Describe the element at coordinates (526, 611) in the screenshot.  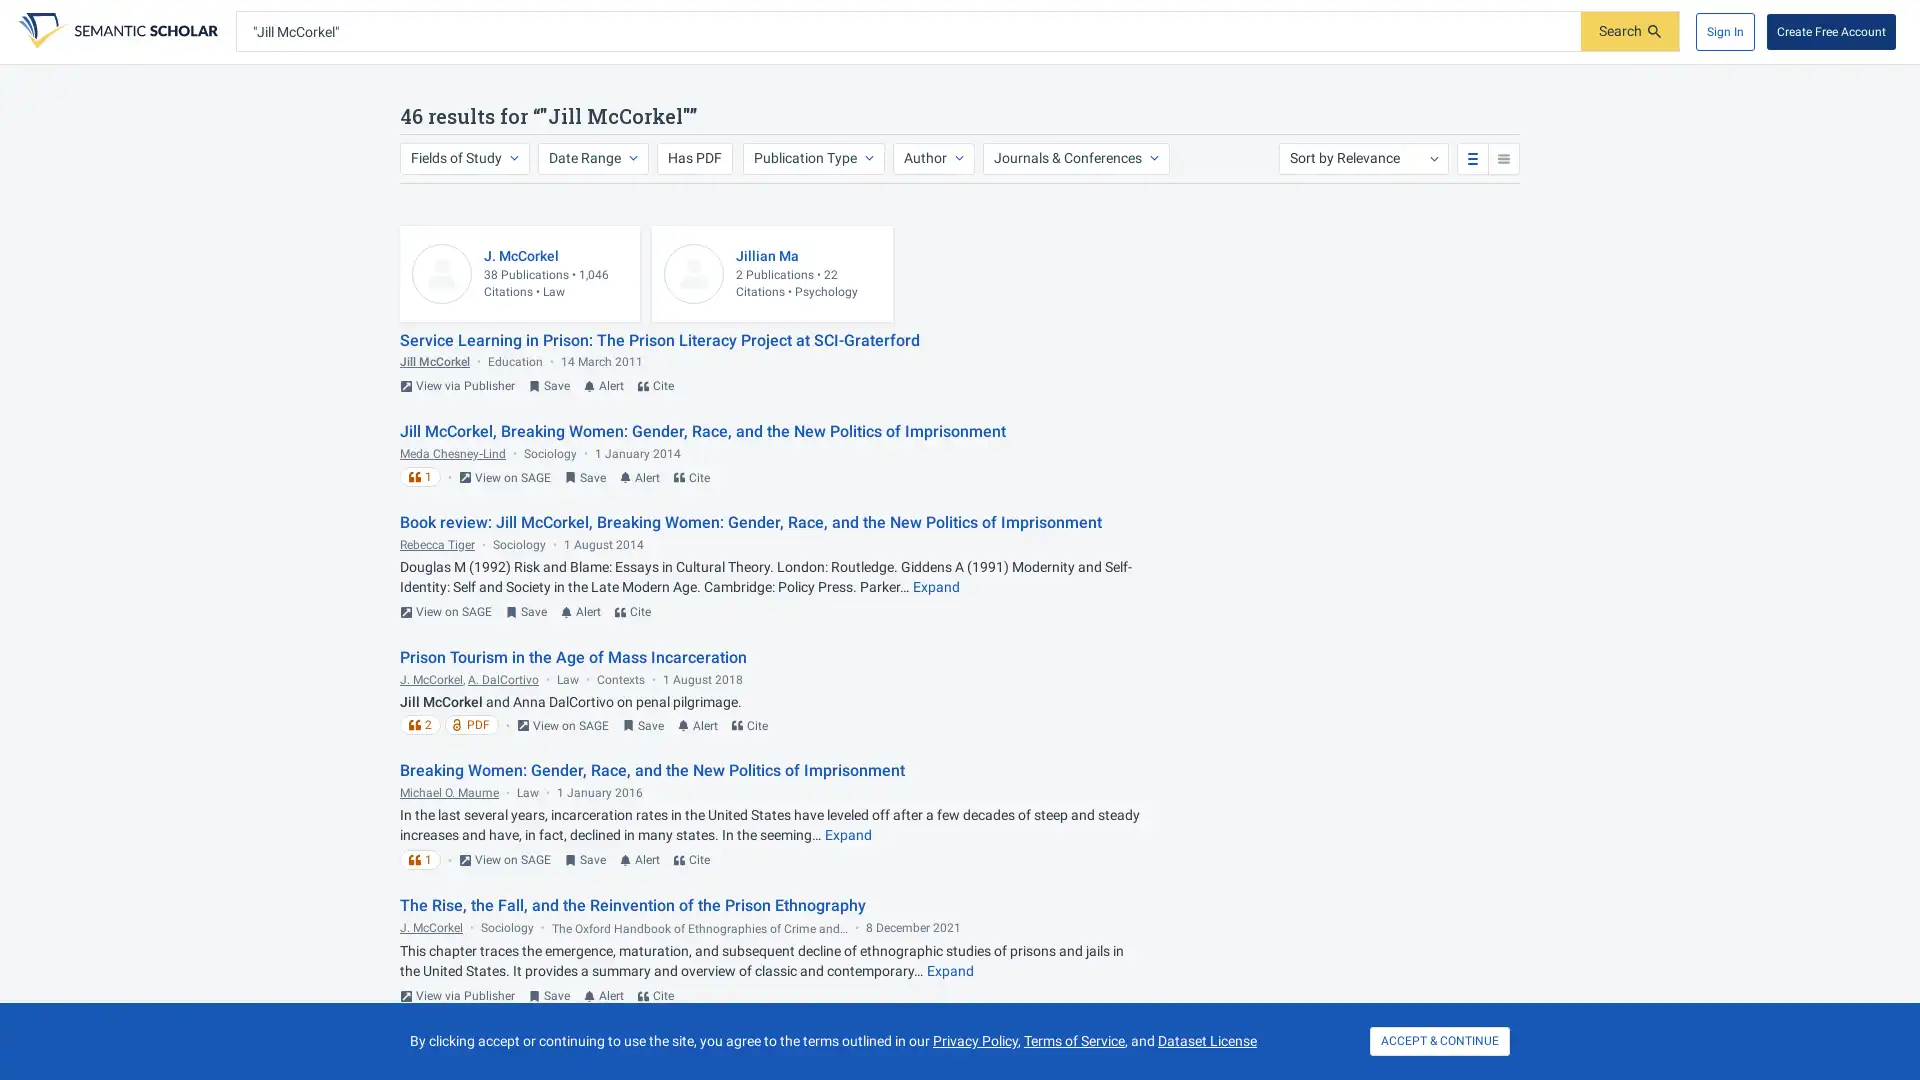
I see `Save to Library` at that location.